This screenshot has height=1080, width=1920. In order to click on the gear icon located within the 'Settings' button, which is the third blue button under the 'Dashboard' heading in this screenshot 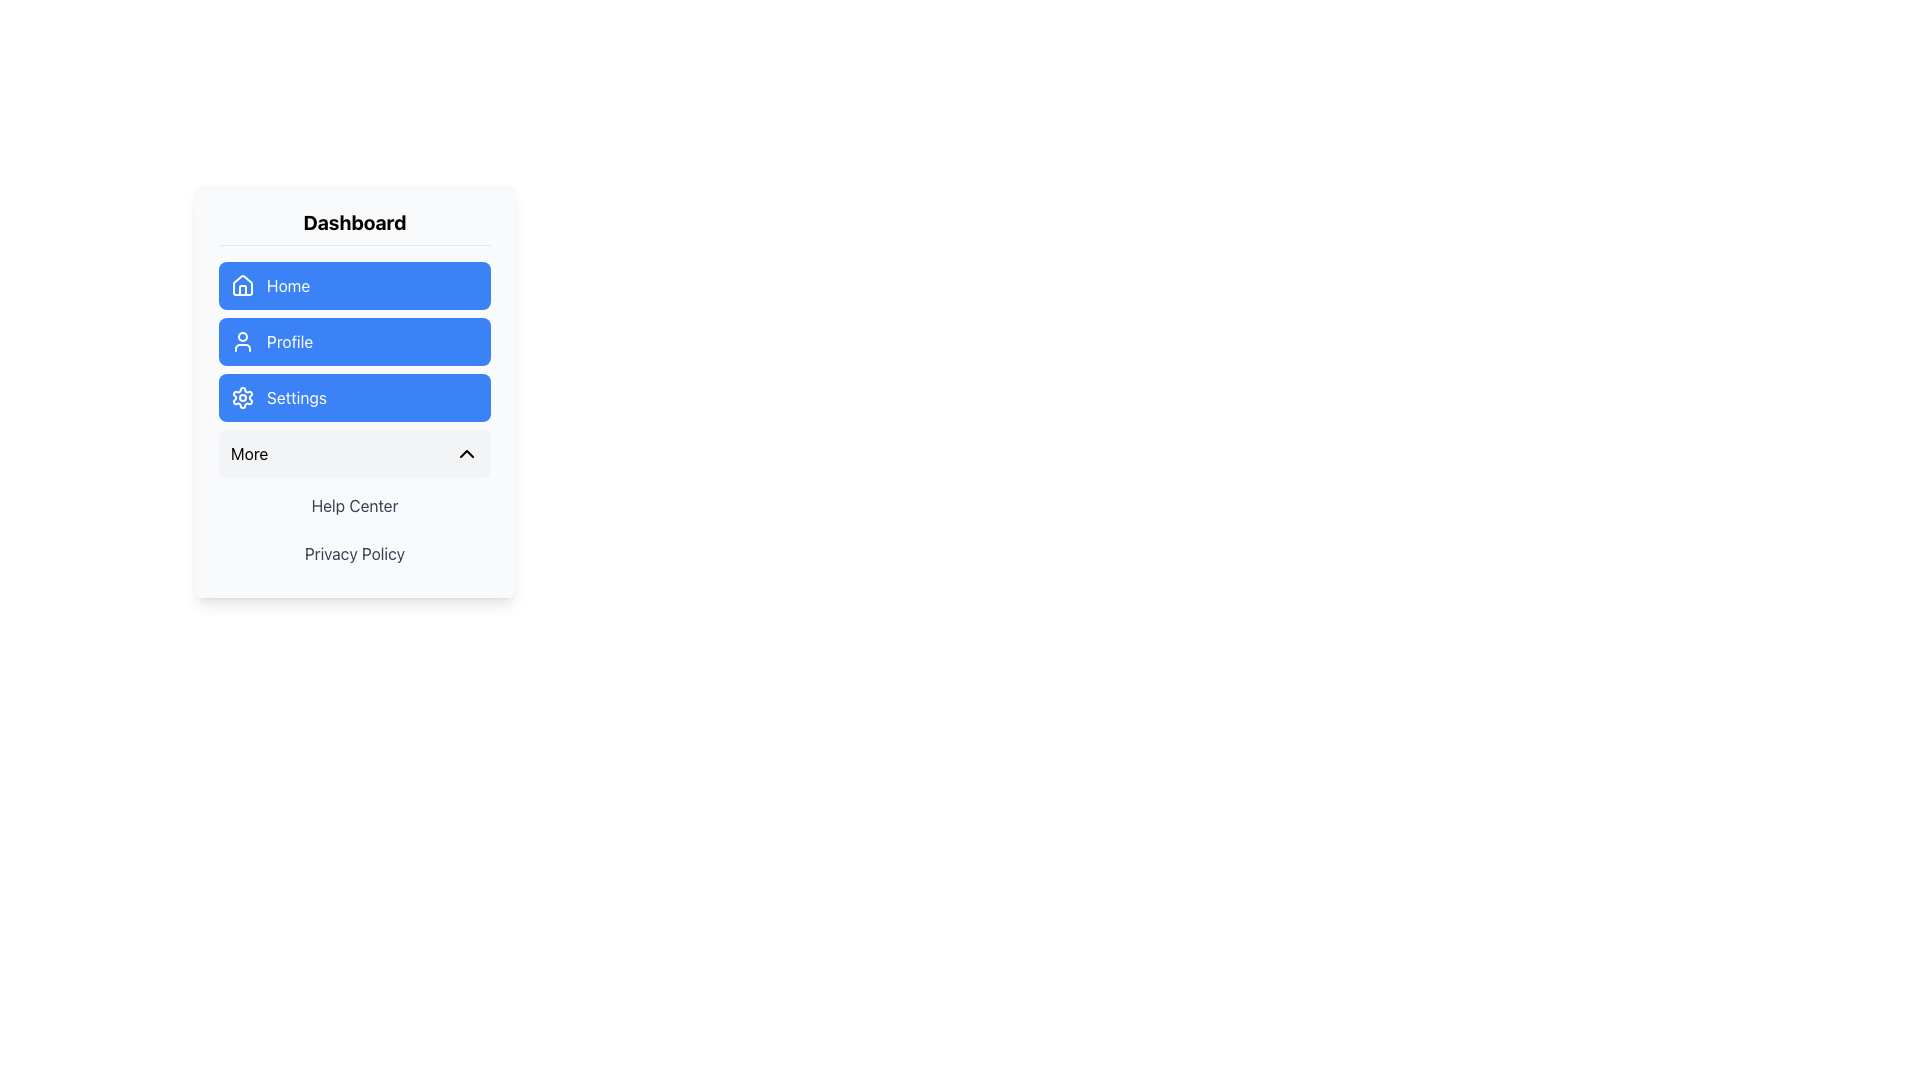, I will do `click(242, 397)`.